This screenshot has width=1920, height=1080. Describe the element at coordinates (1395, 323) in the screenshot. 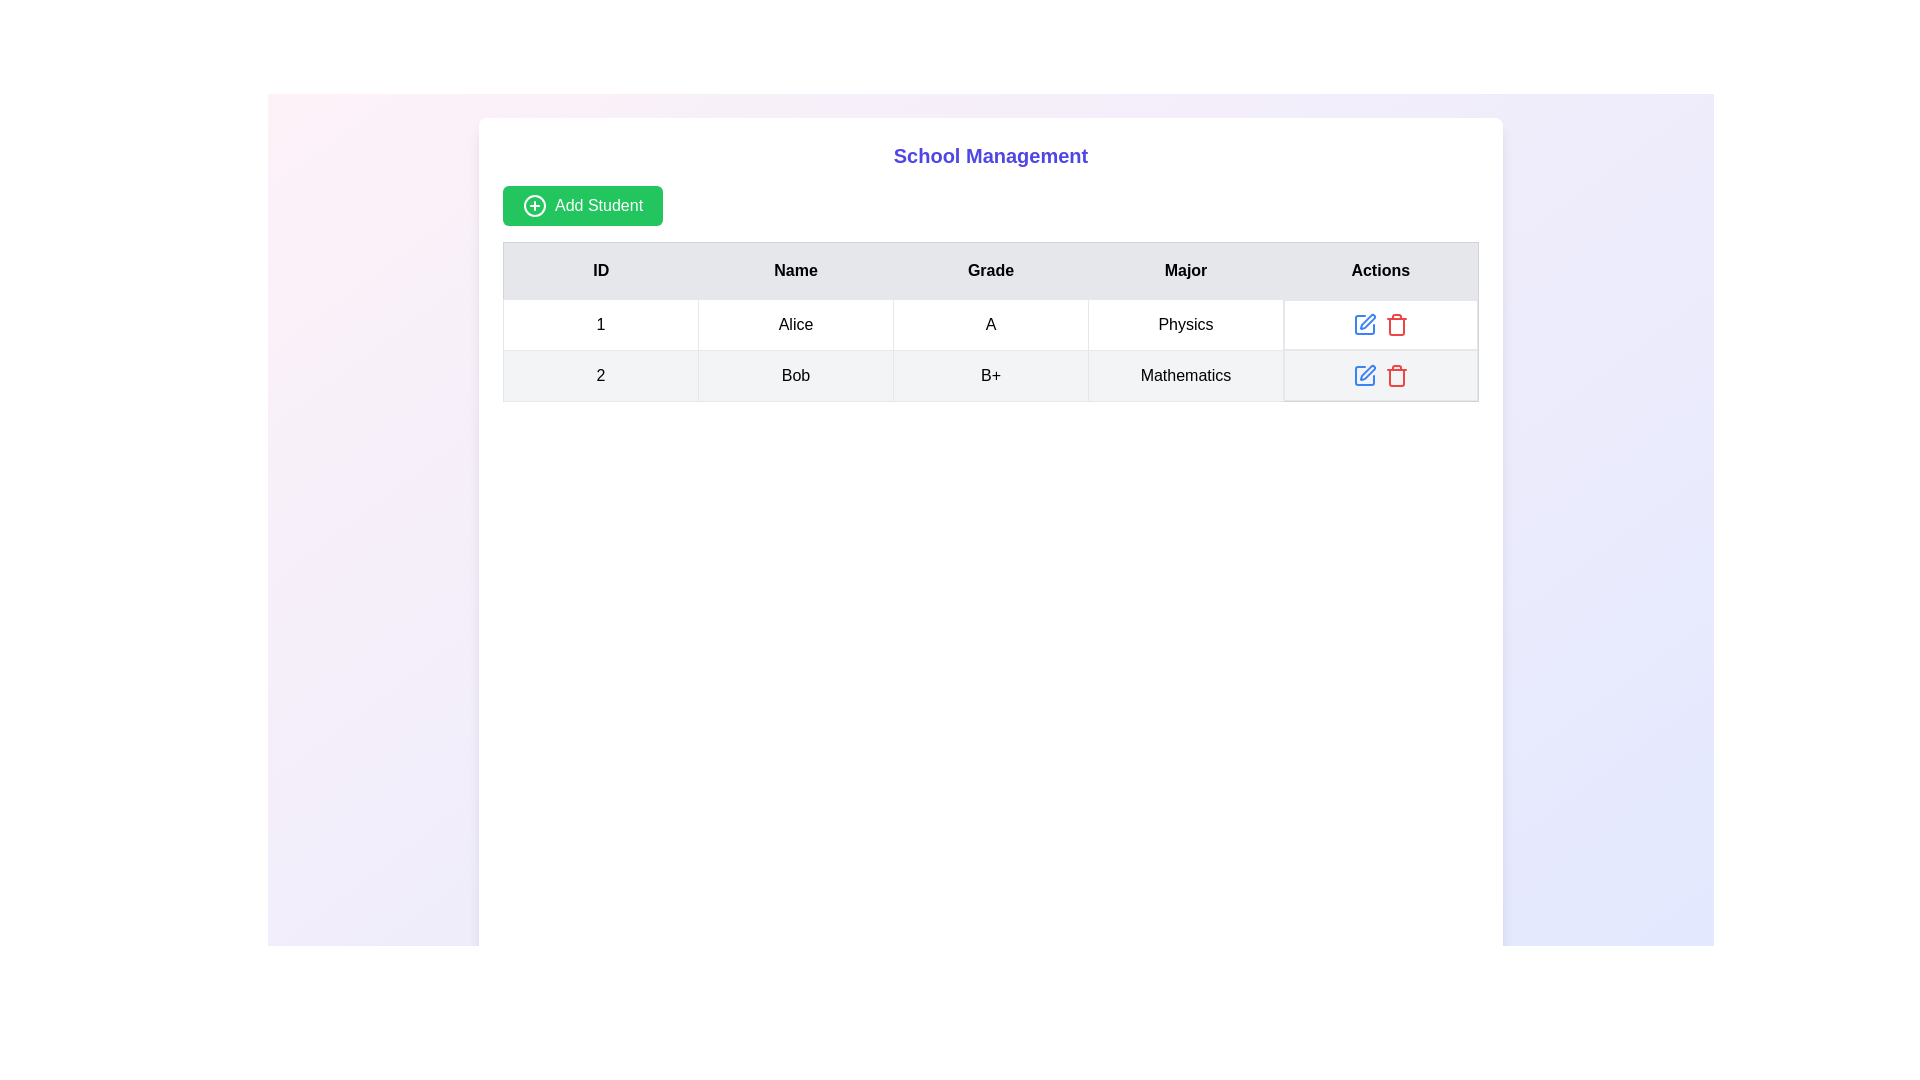

I see `the delete icon button located in the second row under the 'Actions' column` at that location.